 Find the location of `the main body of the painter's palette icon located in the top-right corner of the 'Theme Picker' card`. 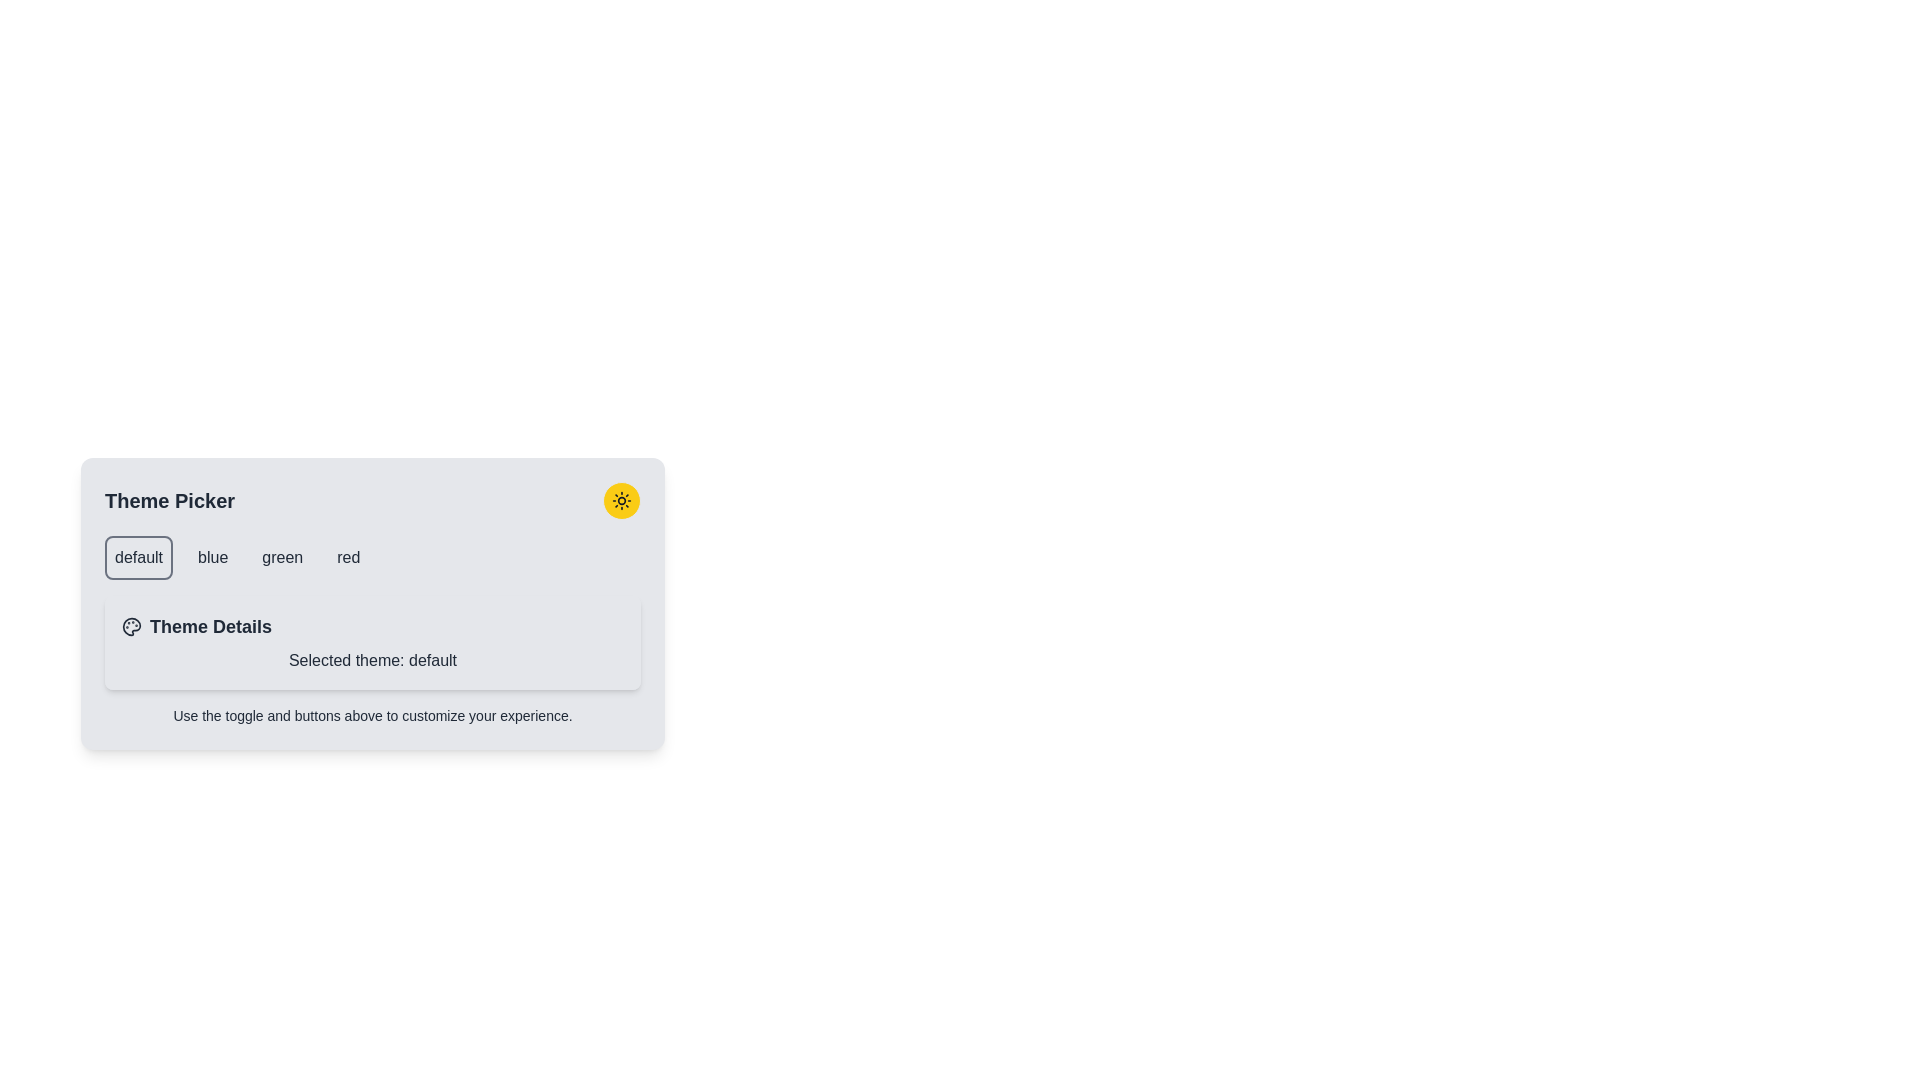

the main body of the painter's palette icon located in the top-right corner of the 'Theme Picker' card is located at coordinates (131, 626).